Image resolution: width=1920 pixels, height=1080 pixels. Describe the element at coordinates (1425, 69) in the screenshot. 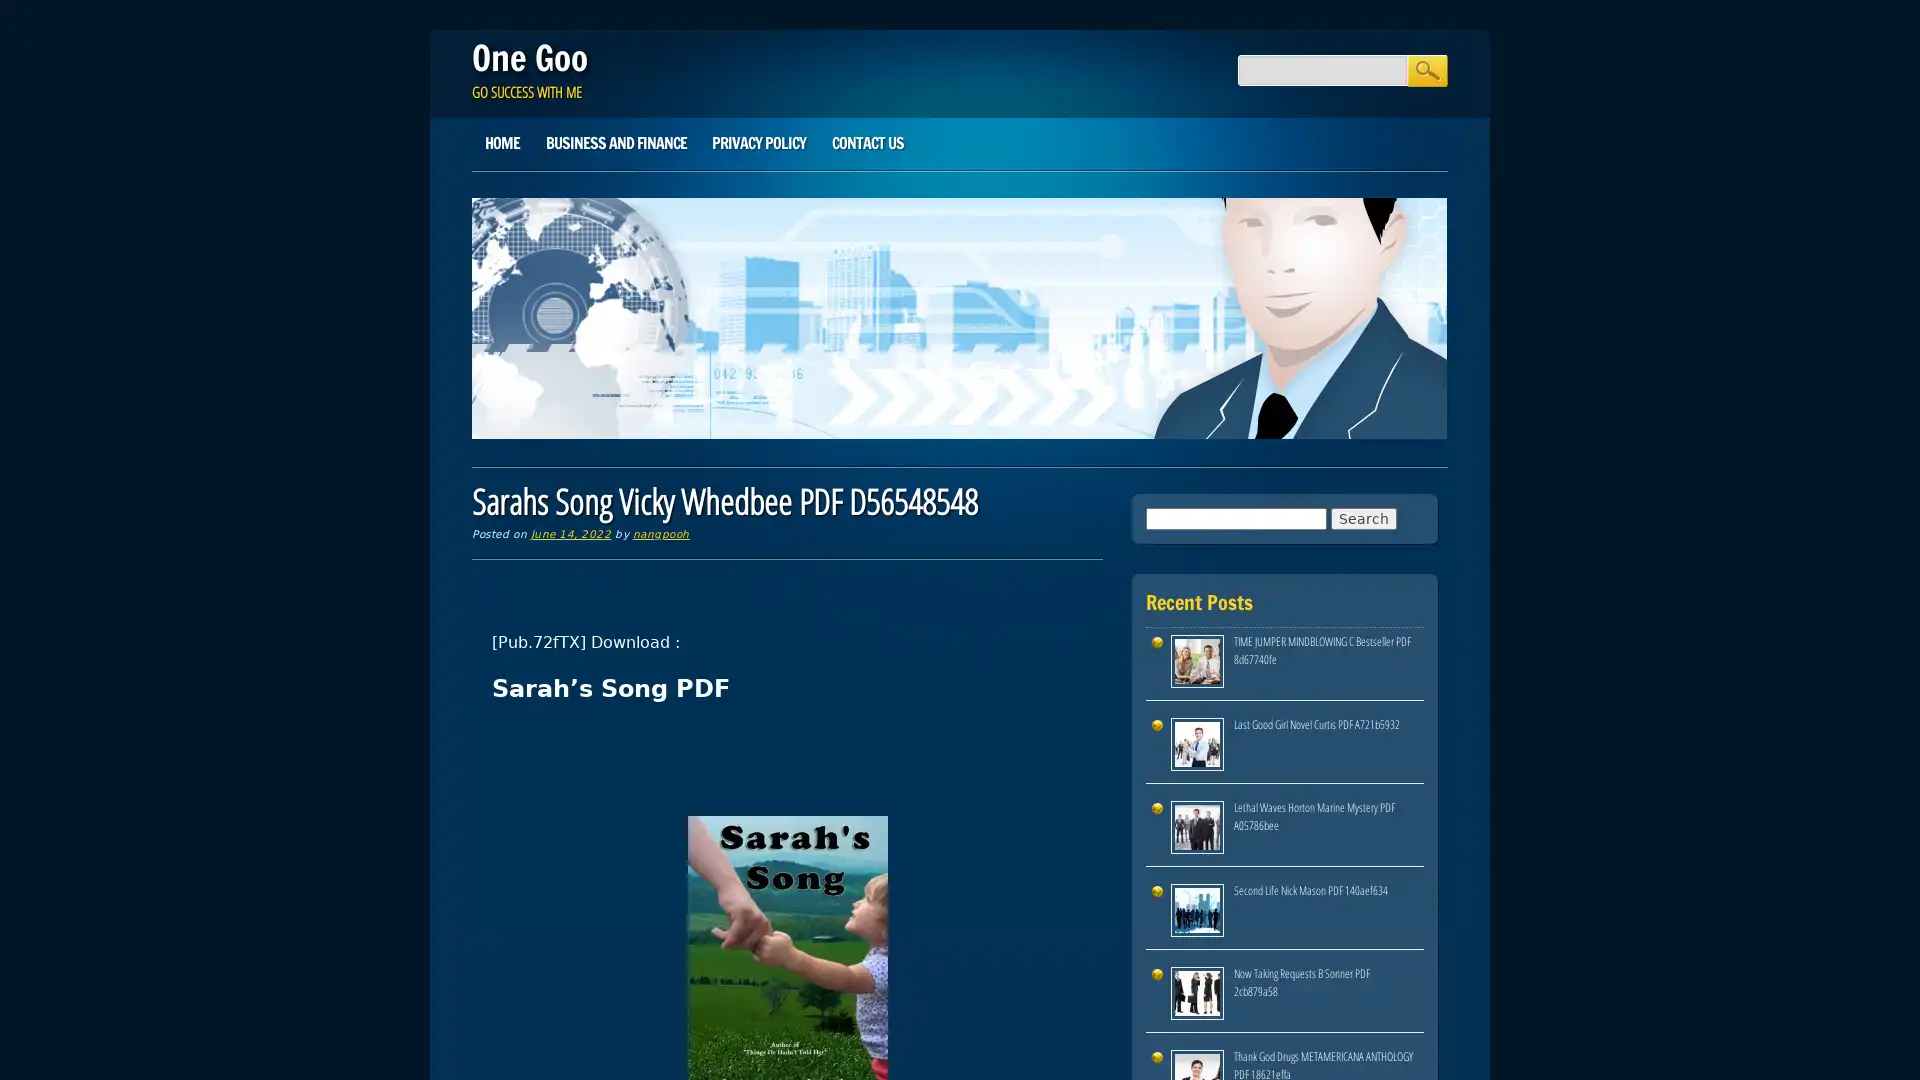

I see `Search` at that location.